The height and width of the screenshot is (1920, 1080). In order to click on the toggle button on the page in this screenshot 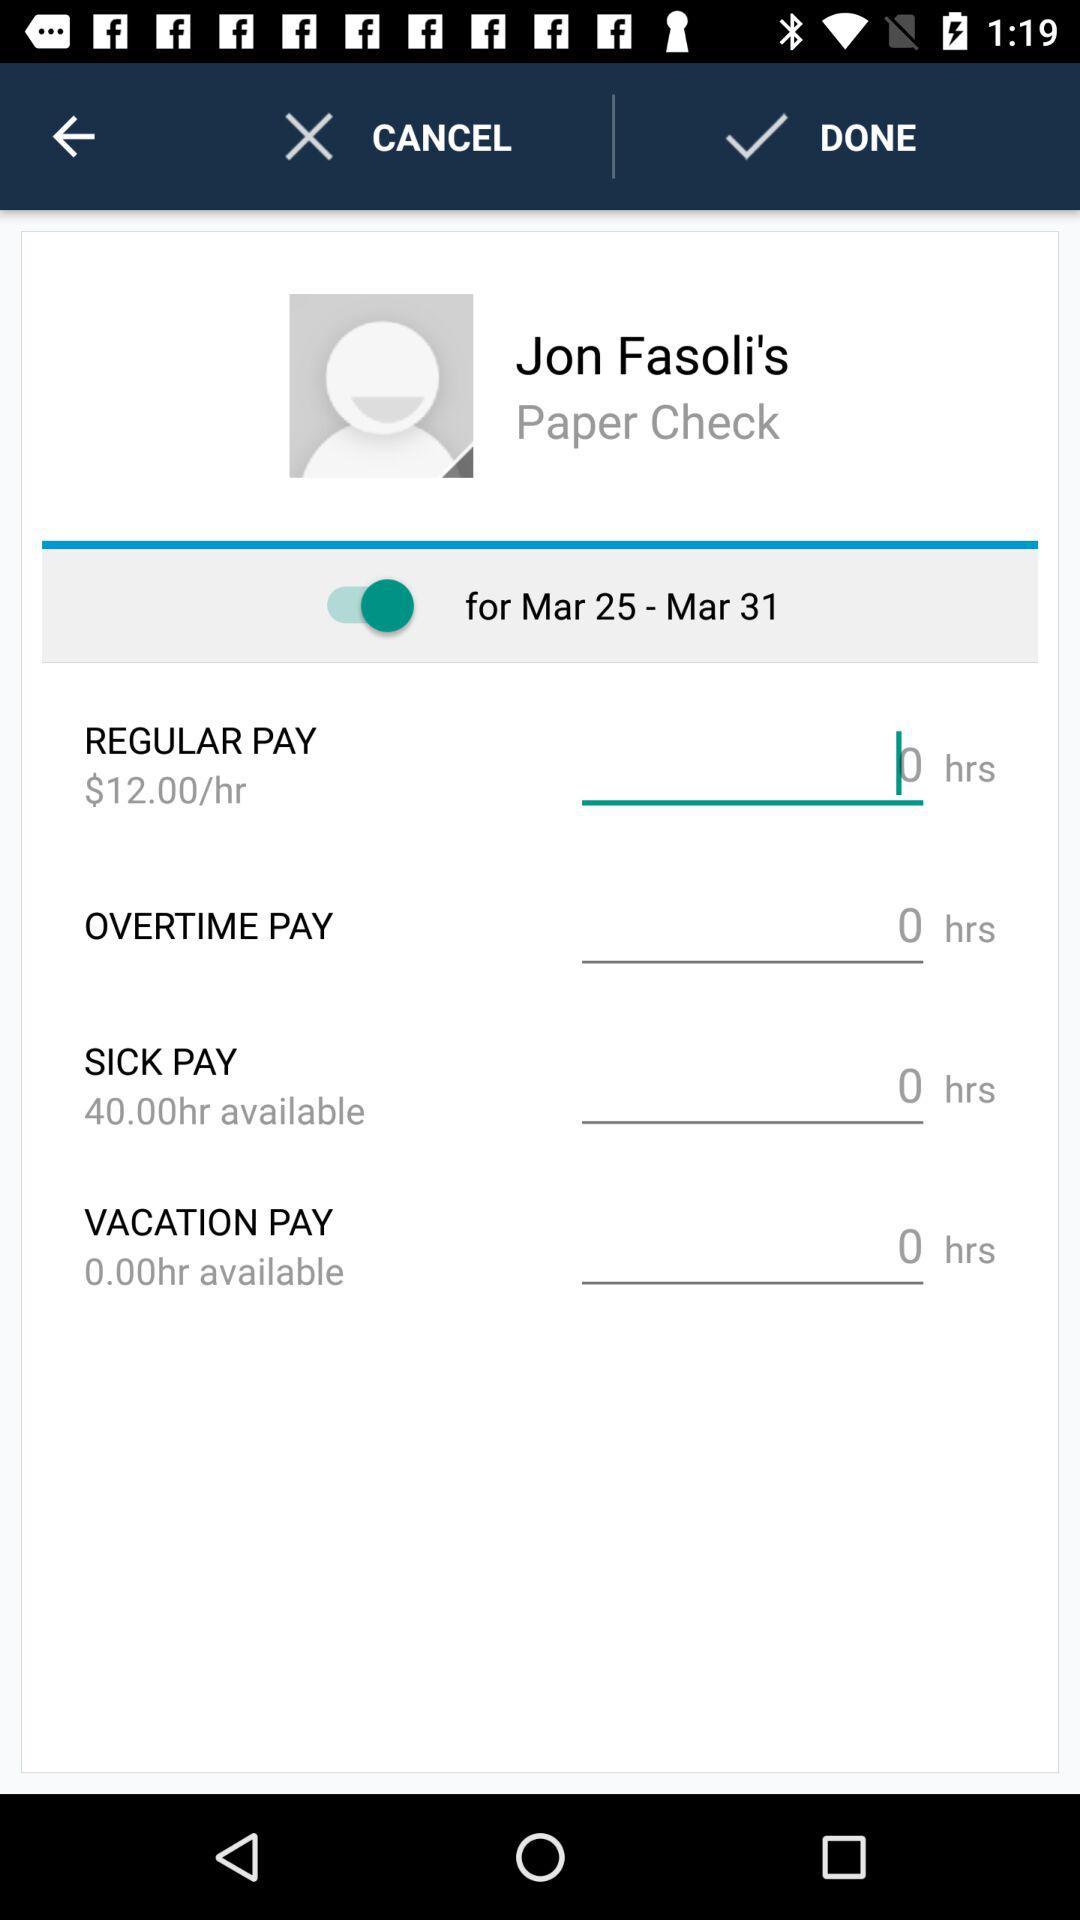, I will do `click(361, 604)`.